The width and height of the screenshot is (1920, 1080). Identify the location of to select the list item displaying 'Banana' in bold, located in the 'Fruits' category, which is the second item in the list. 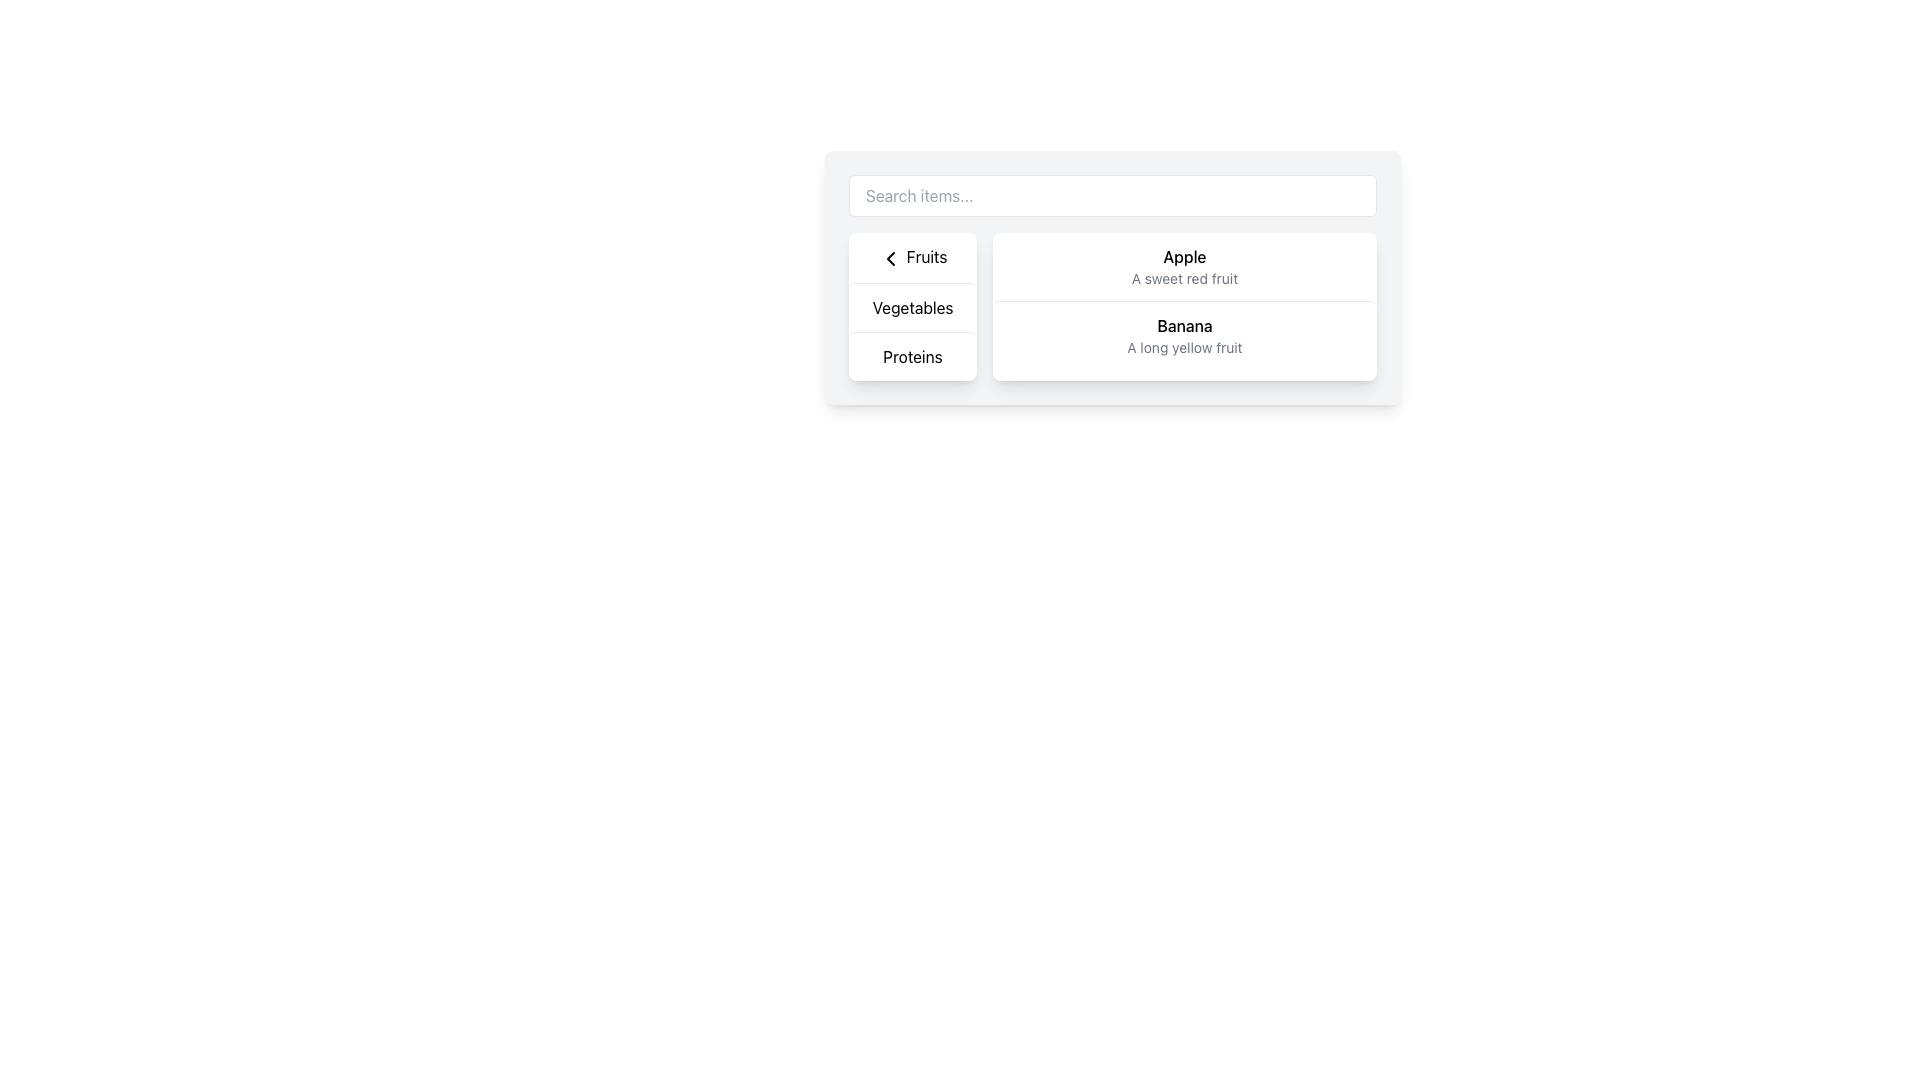
(1185, 334).